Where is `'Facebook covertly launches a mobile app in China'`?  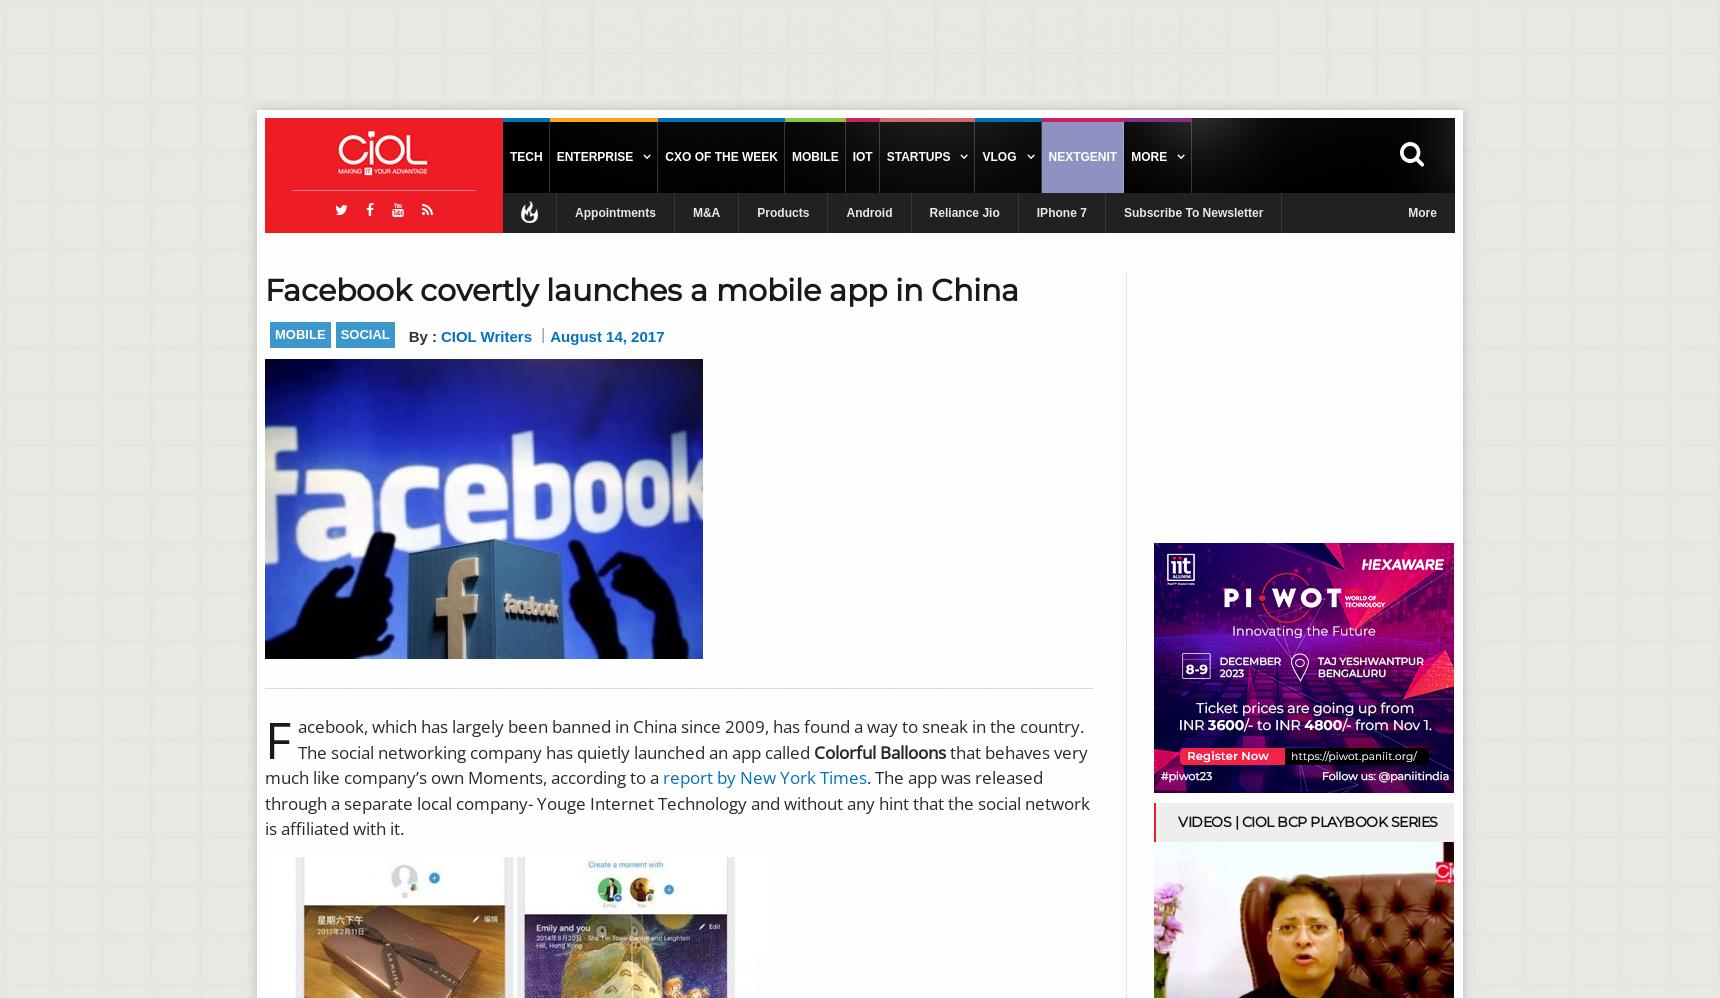
'Facebook covertly launches a mobile app in China' is located at coordinates (641, 289).